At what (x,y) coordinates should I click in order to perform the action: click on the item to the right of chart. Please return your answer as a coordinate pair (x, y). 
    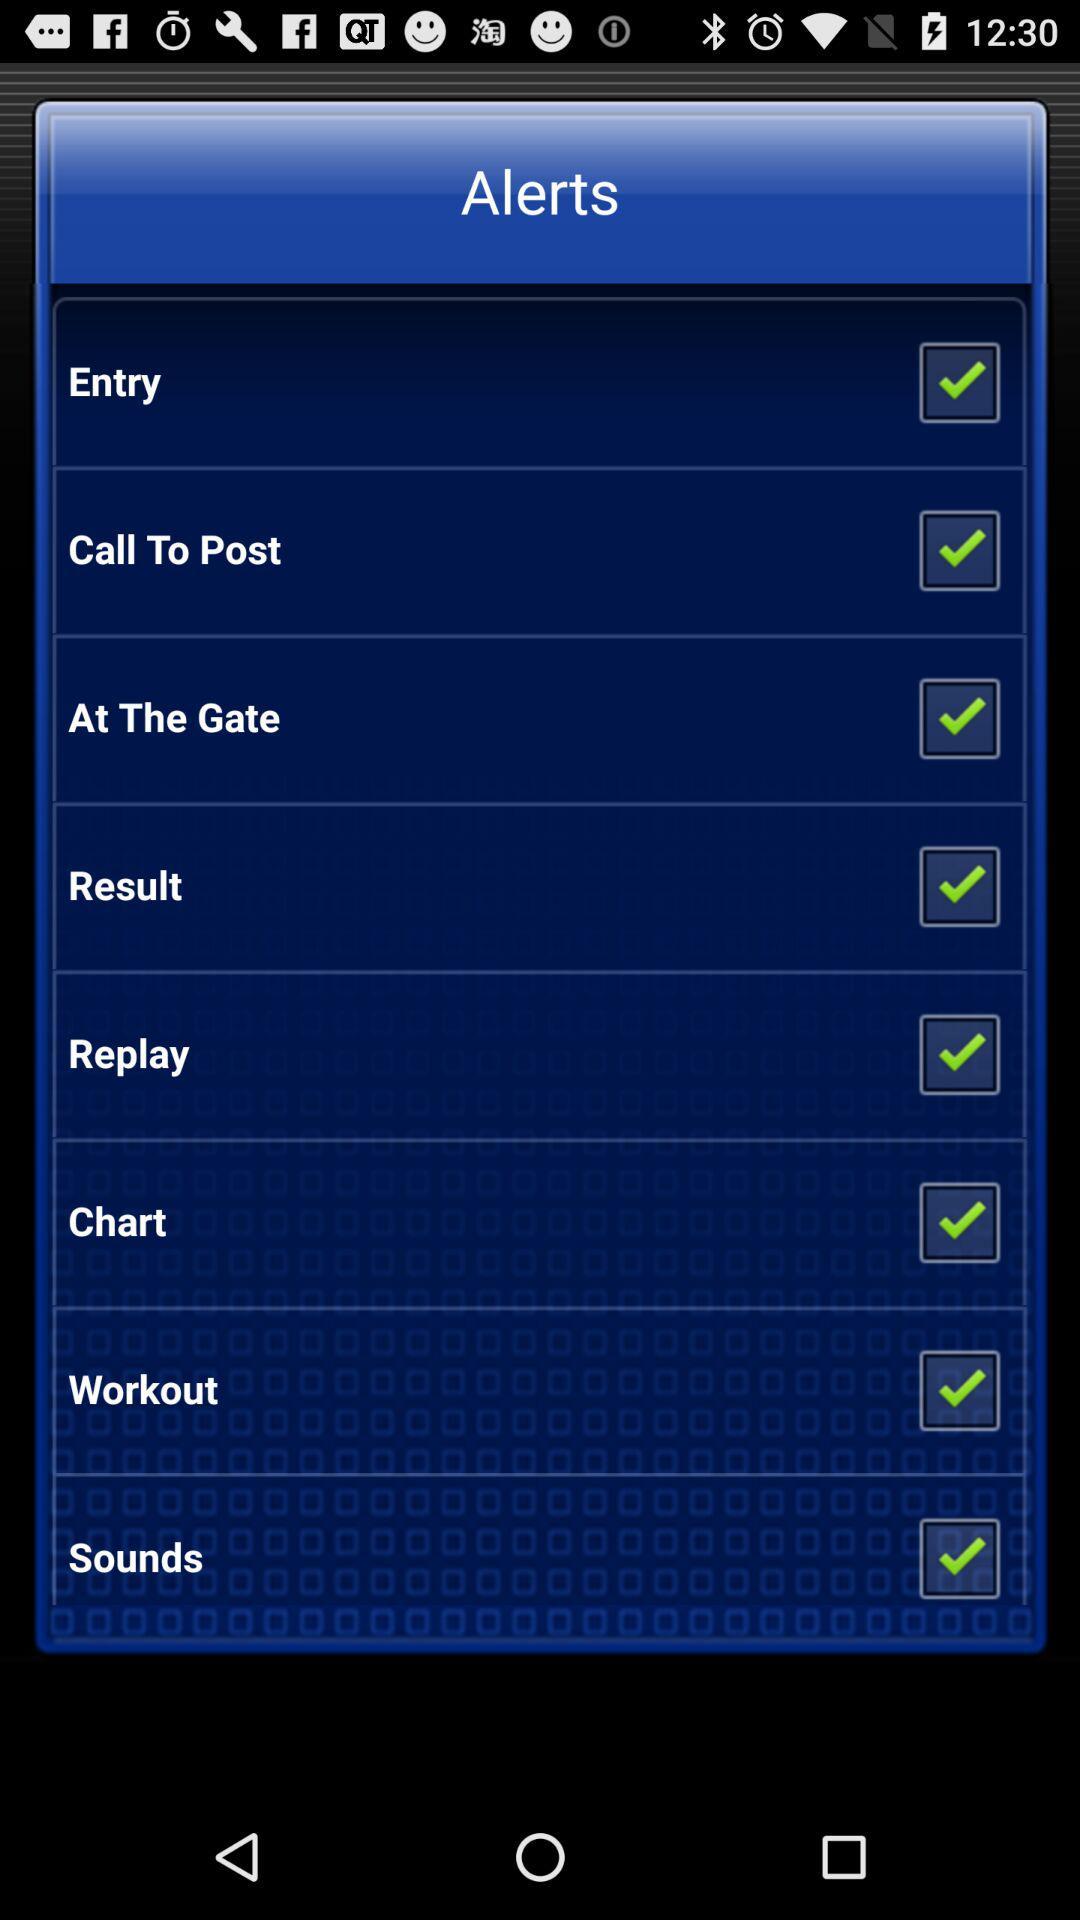
    Looking at the image, I should click on (957, 1219).